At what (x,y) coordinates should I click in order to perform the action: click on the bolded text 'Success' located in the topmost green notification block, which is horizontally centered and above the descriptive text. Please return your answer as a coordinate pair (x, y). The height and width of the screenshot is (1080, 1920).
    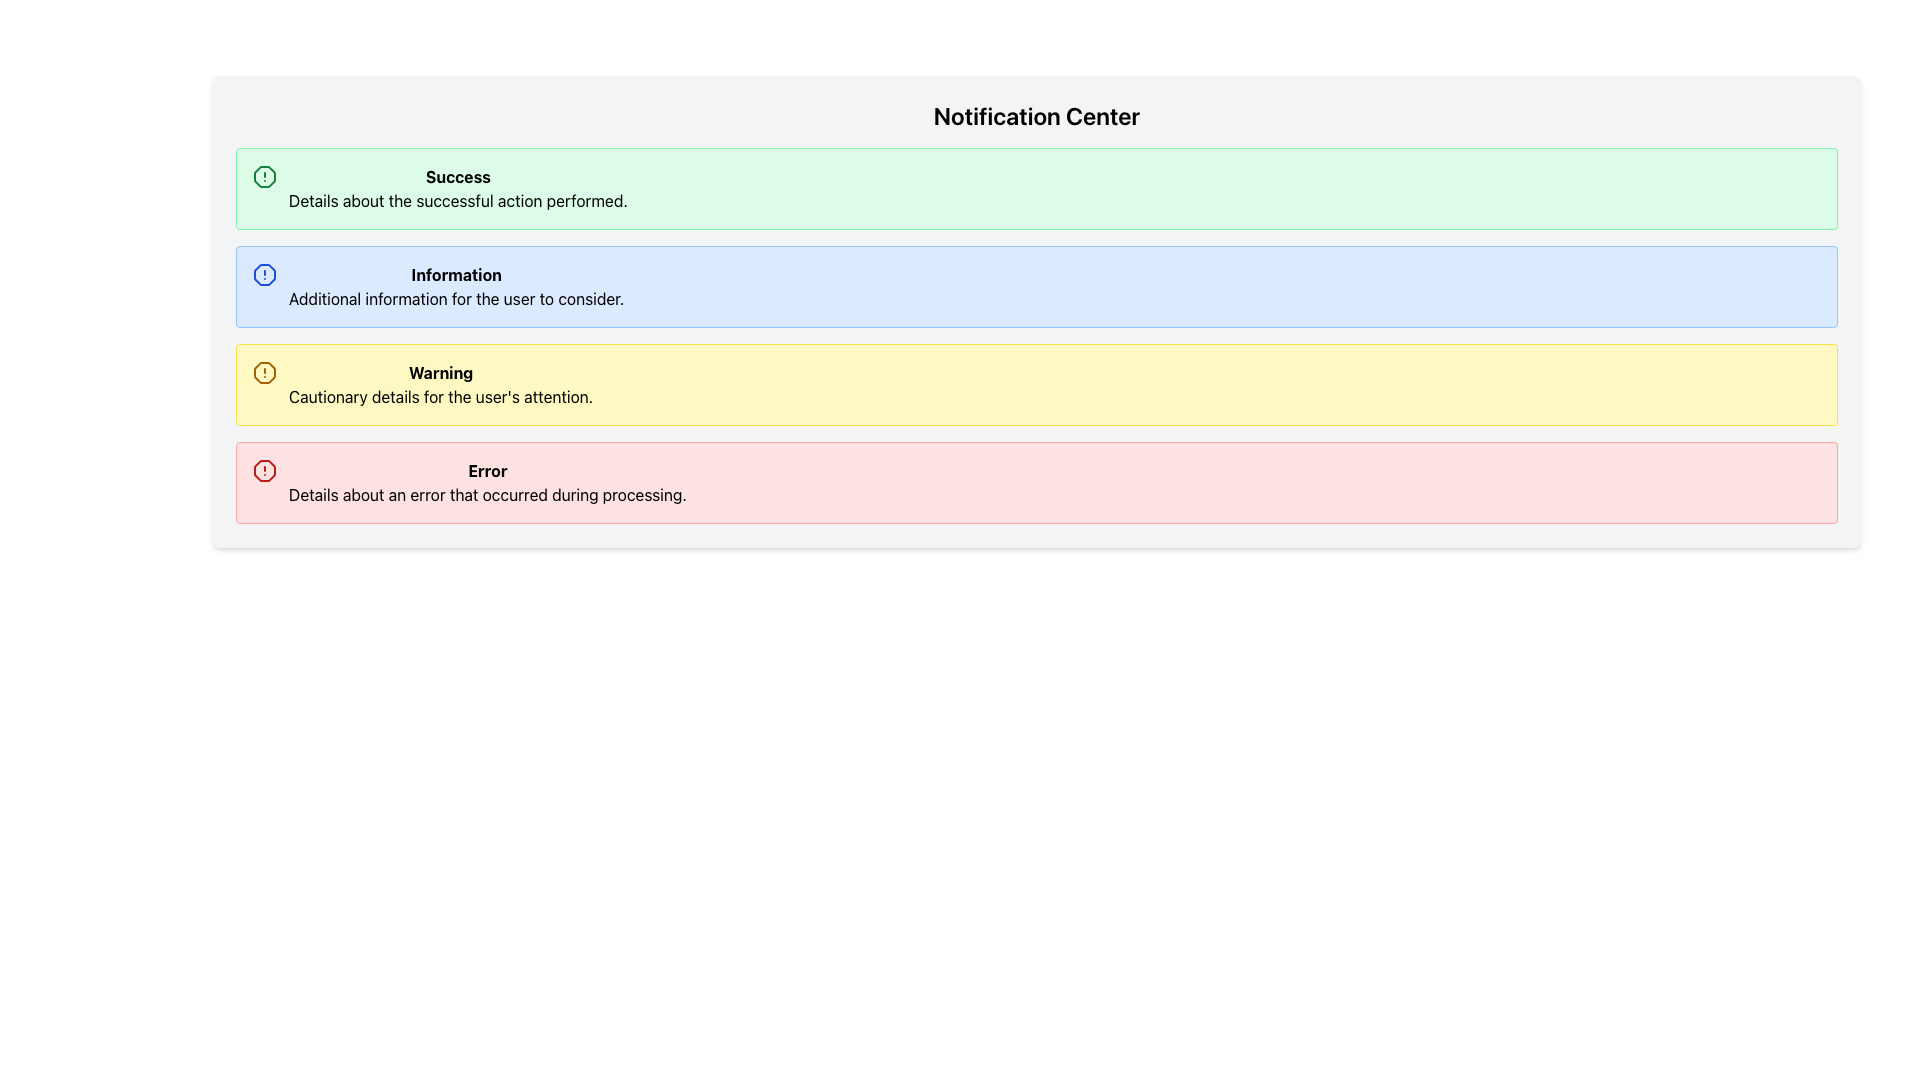
    Looking at the image, I should click on (457, 176).